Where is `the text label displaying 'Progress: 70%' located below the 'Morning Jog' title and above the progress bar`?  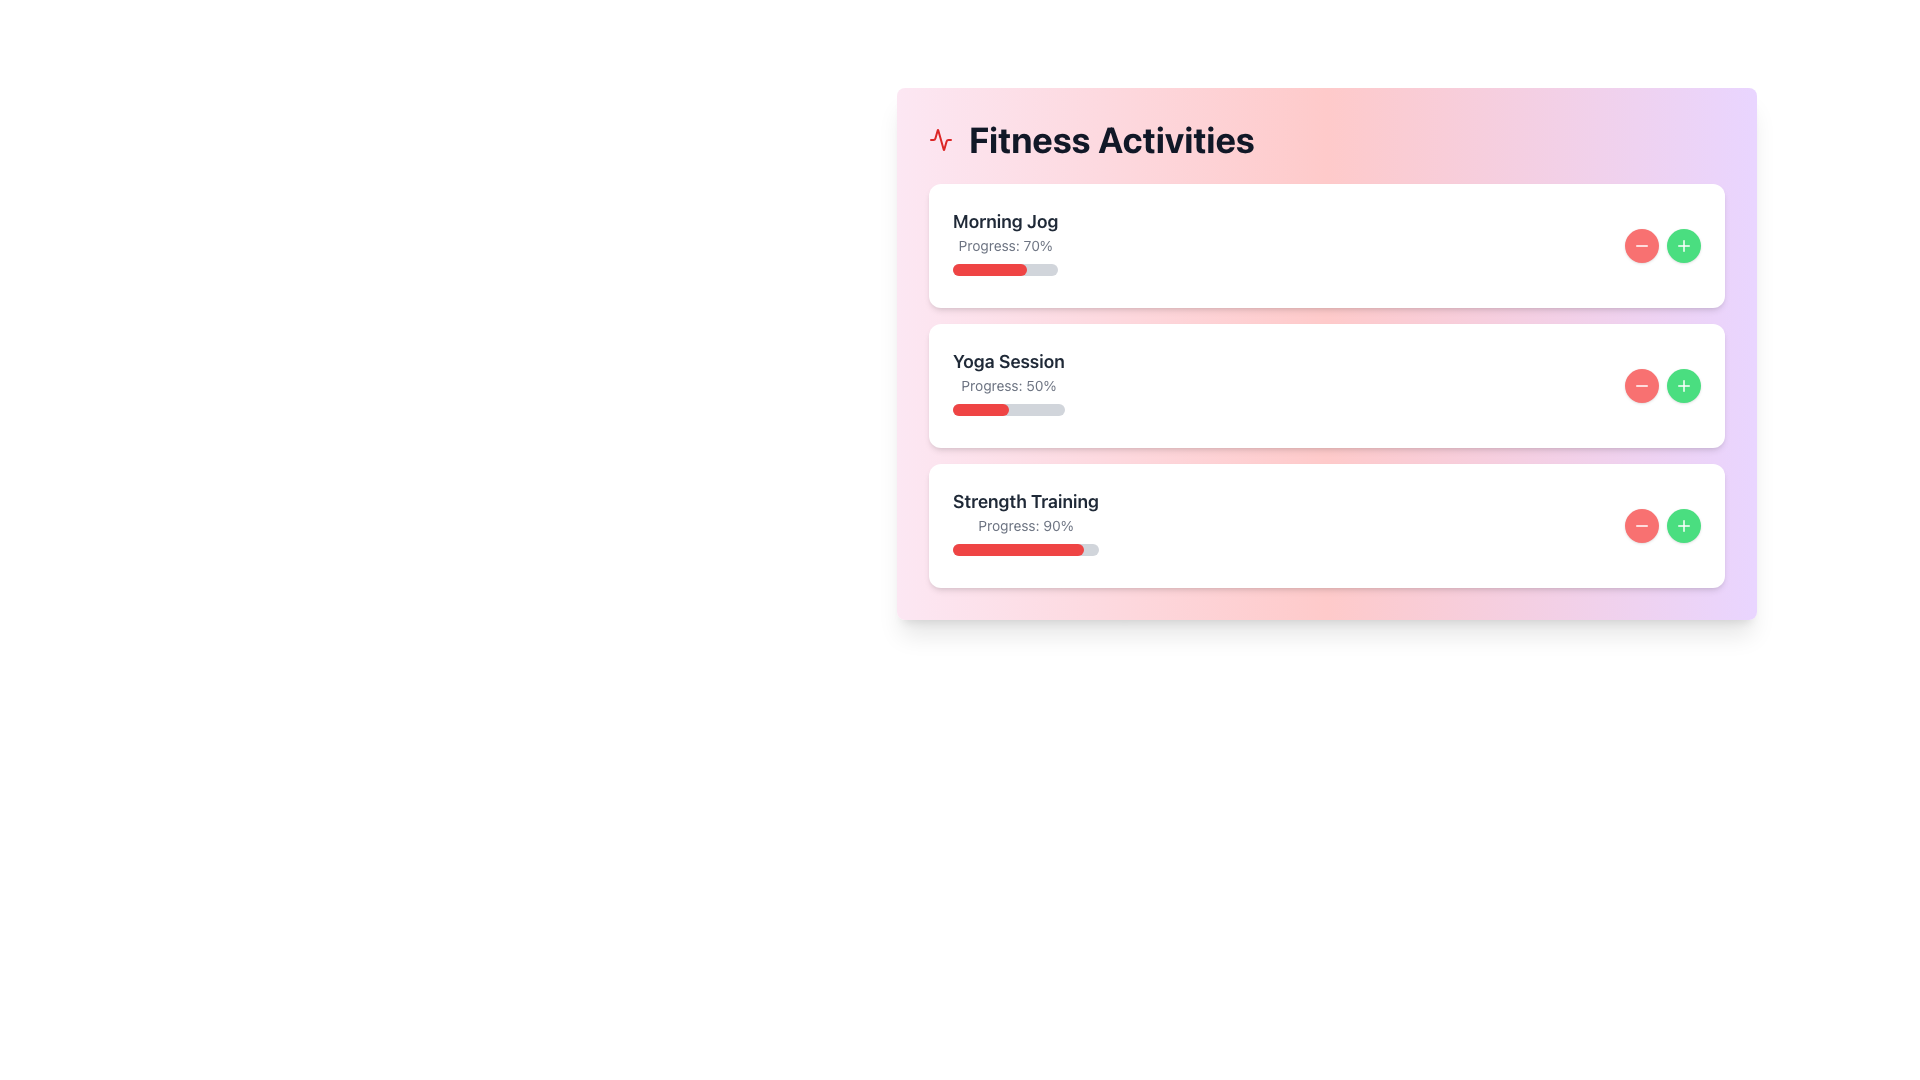 the text label displaying 'Progress: 70%' located below the 'Morning Jog' title and above the progress bar is located at coordinates (1005, 245).